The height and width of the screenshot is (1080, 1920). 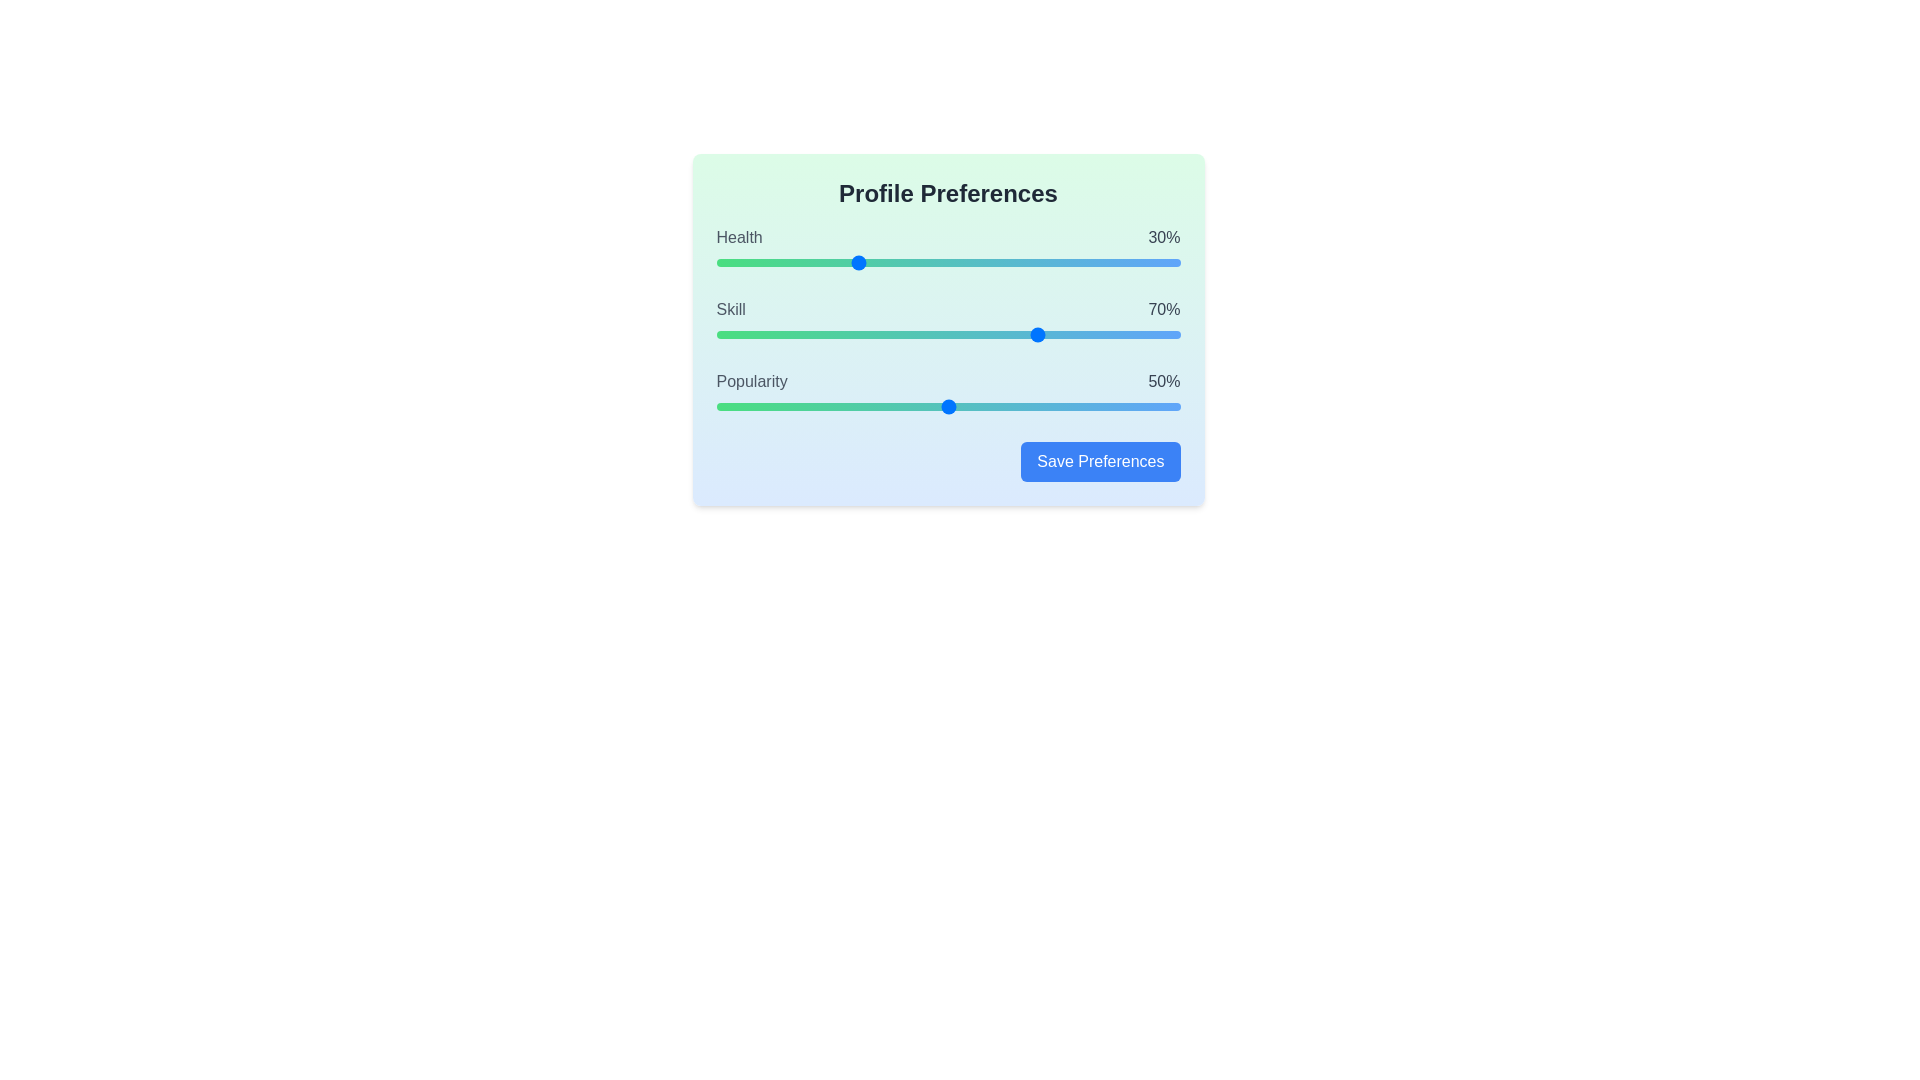 I want to click on the 'Save Preferences' button to save the current preferences, so click(x=1099, y=462).